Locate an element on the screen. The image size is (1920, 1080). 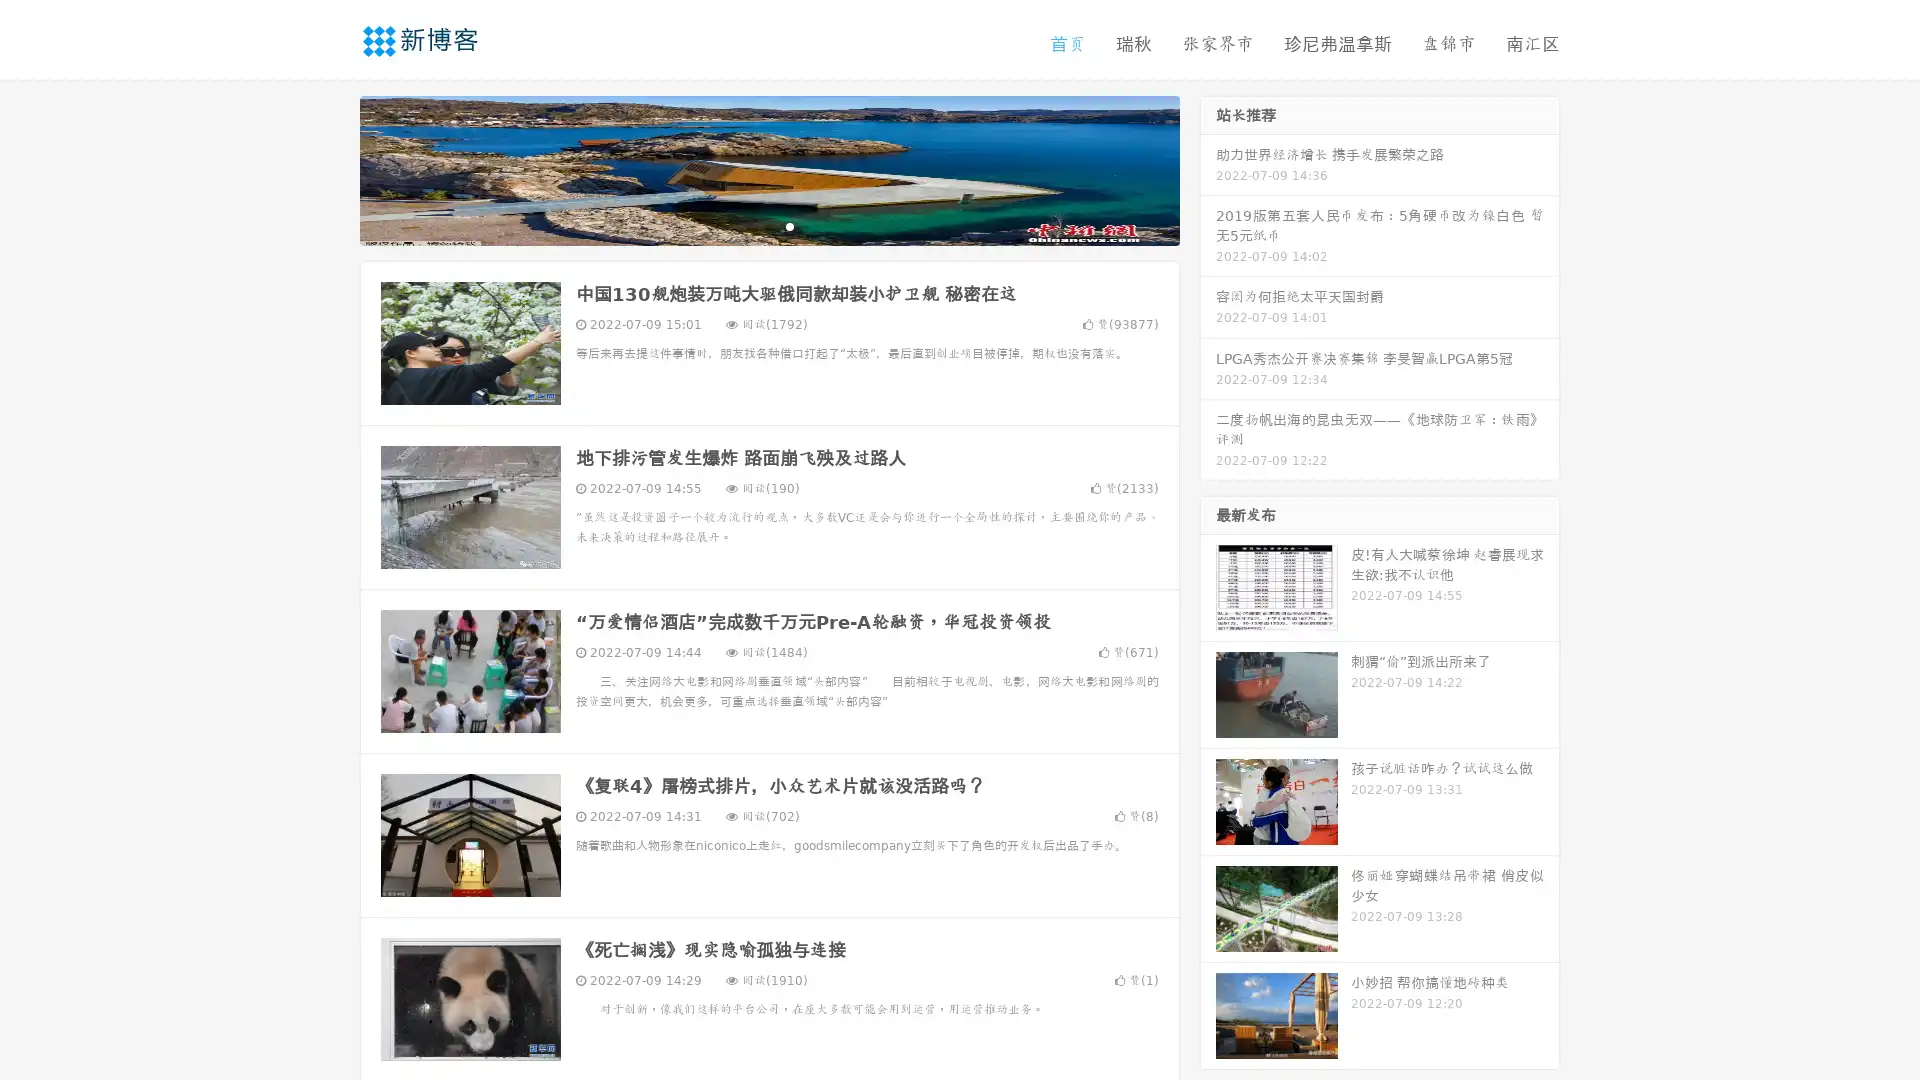
Go to slide 2 is located at coordinates (768, 225).